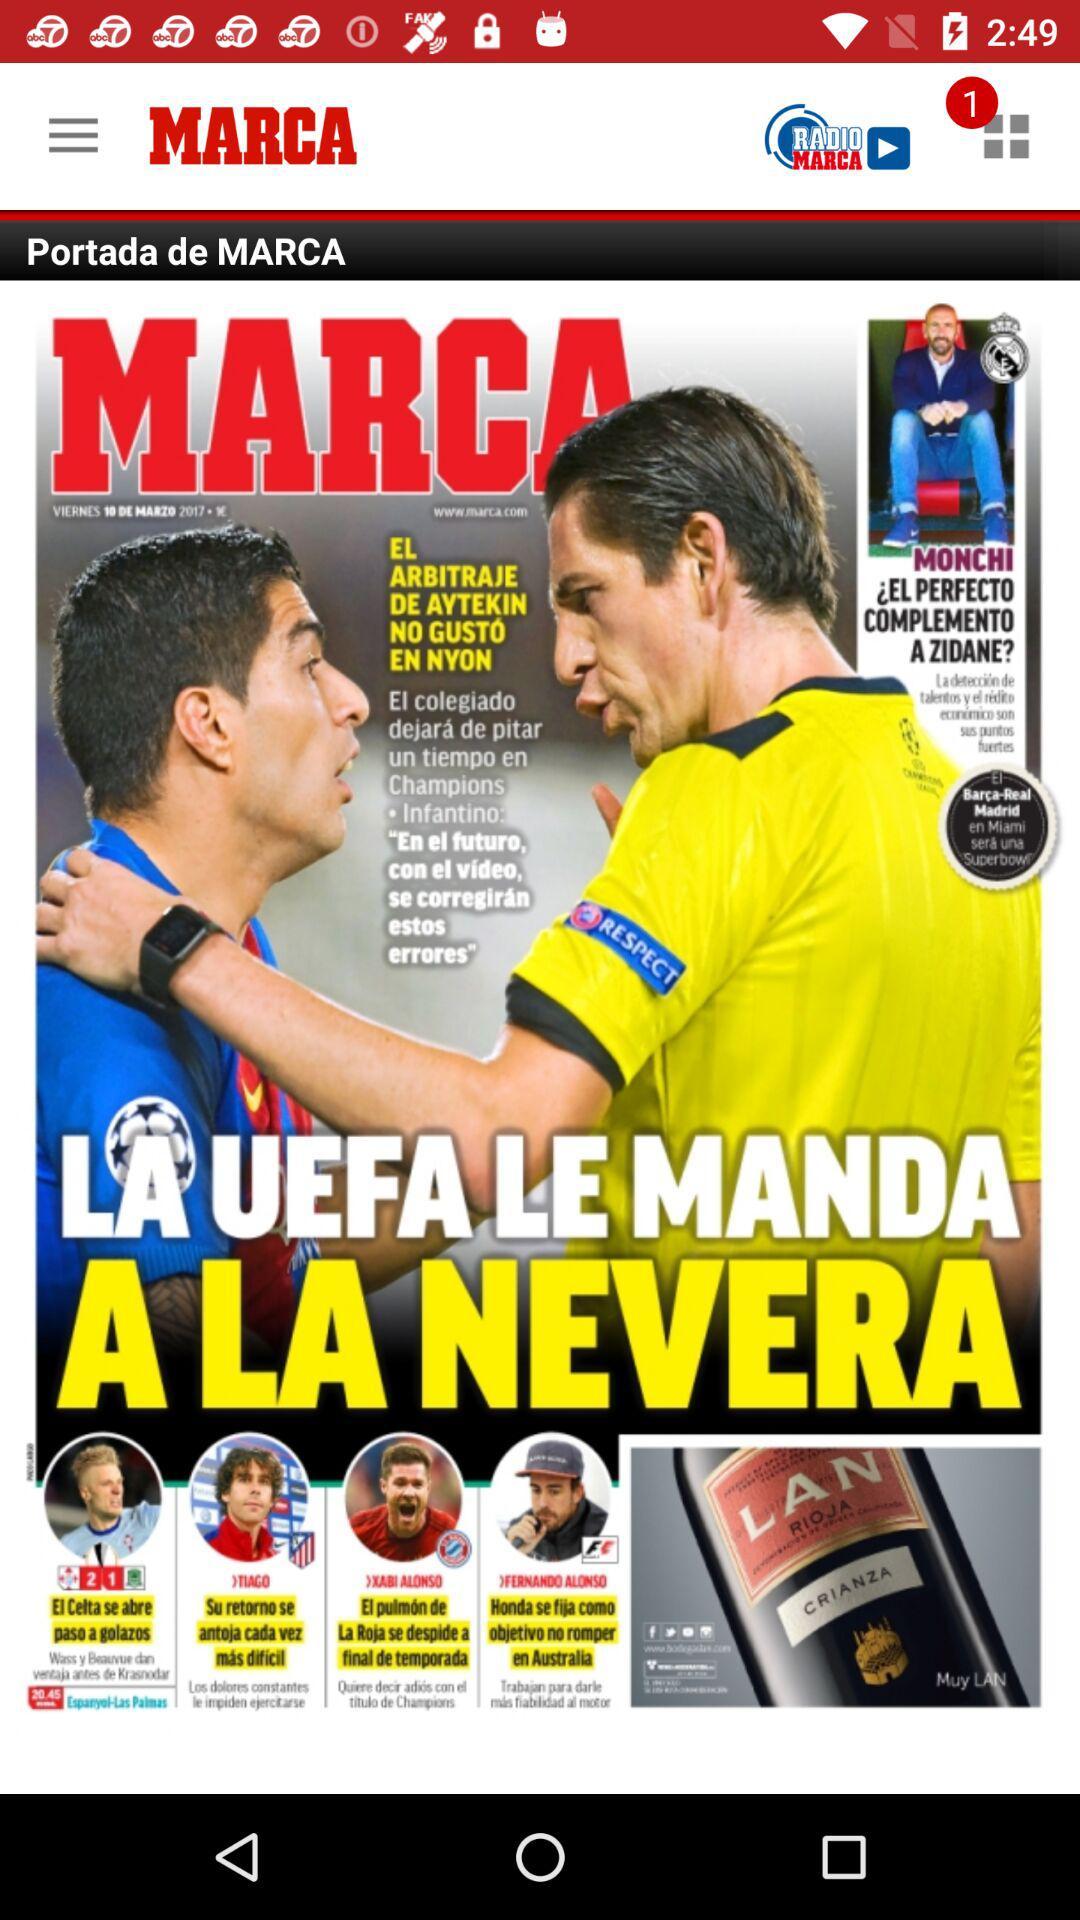  I want to click on play, so click(837, 135).